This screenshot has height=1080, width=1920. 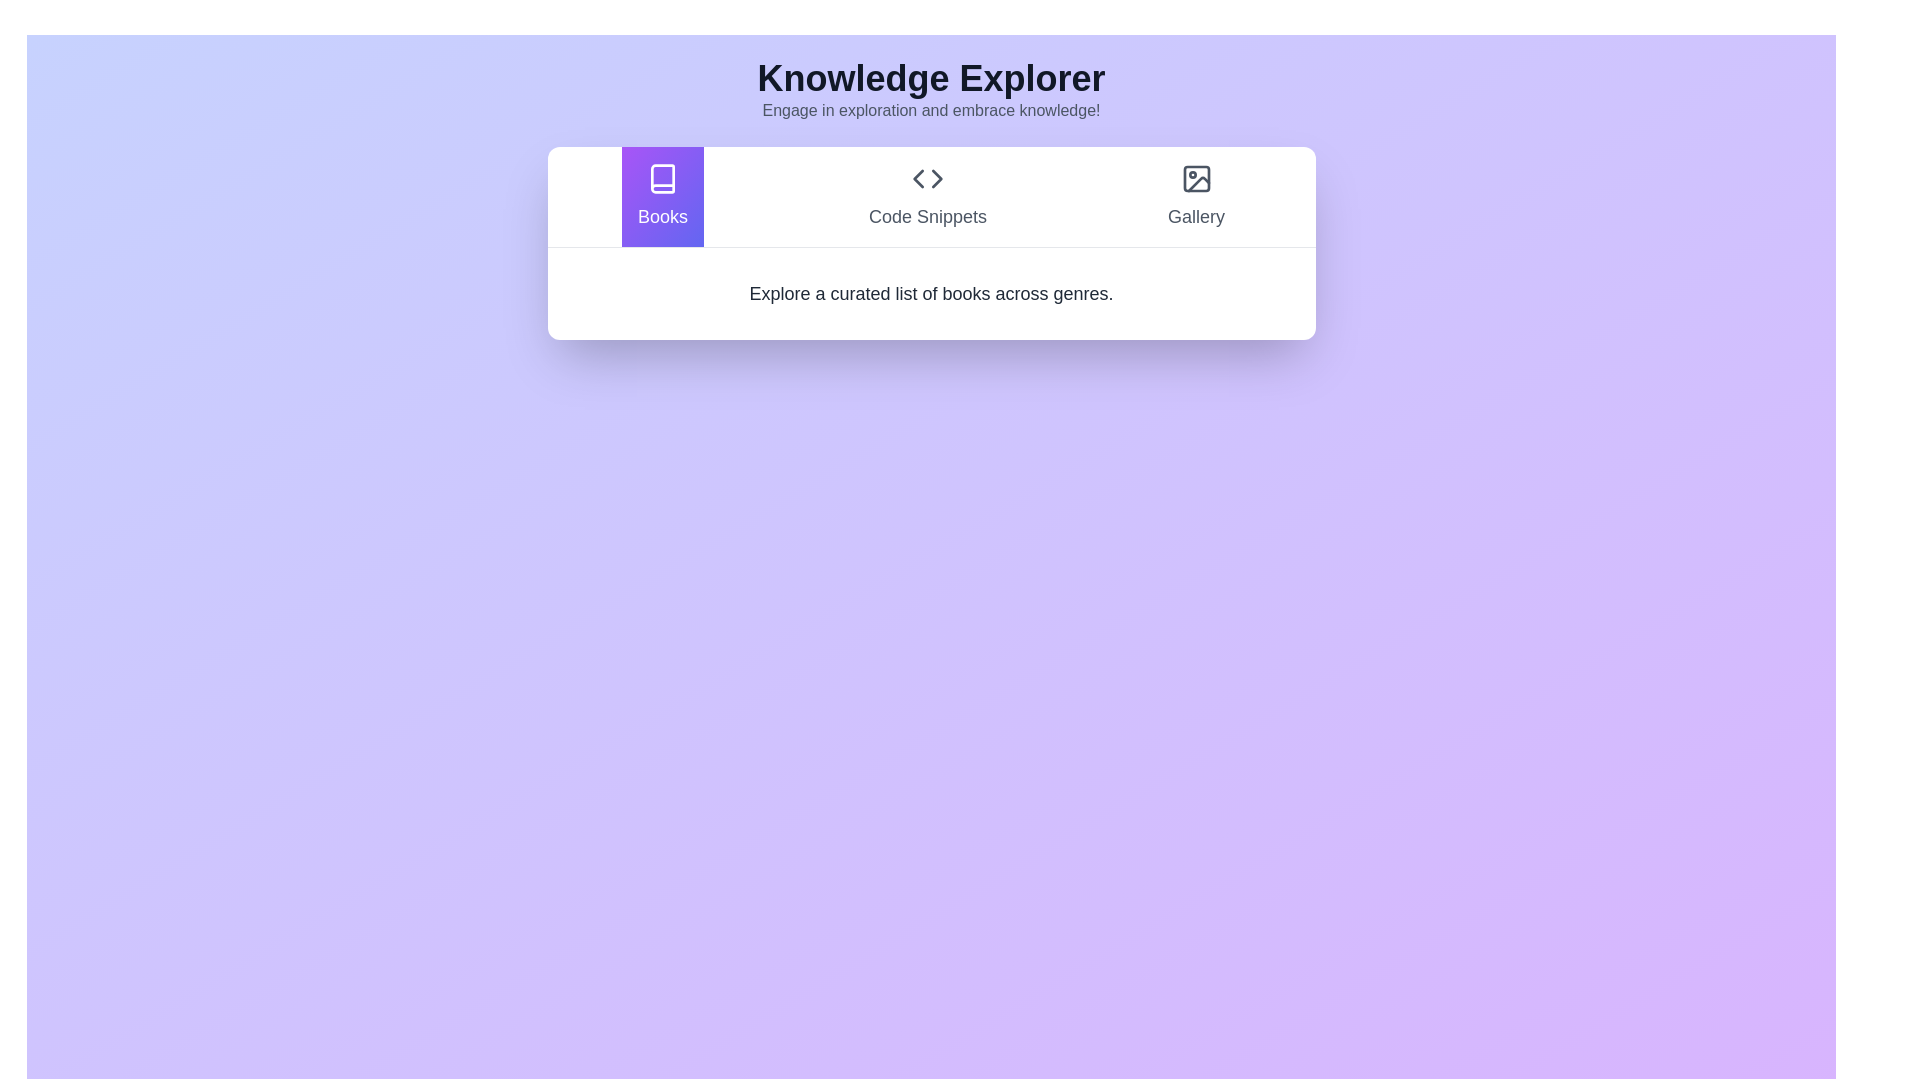 I want to click on the Books tab to switch the content, so click(x=662, y=196).